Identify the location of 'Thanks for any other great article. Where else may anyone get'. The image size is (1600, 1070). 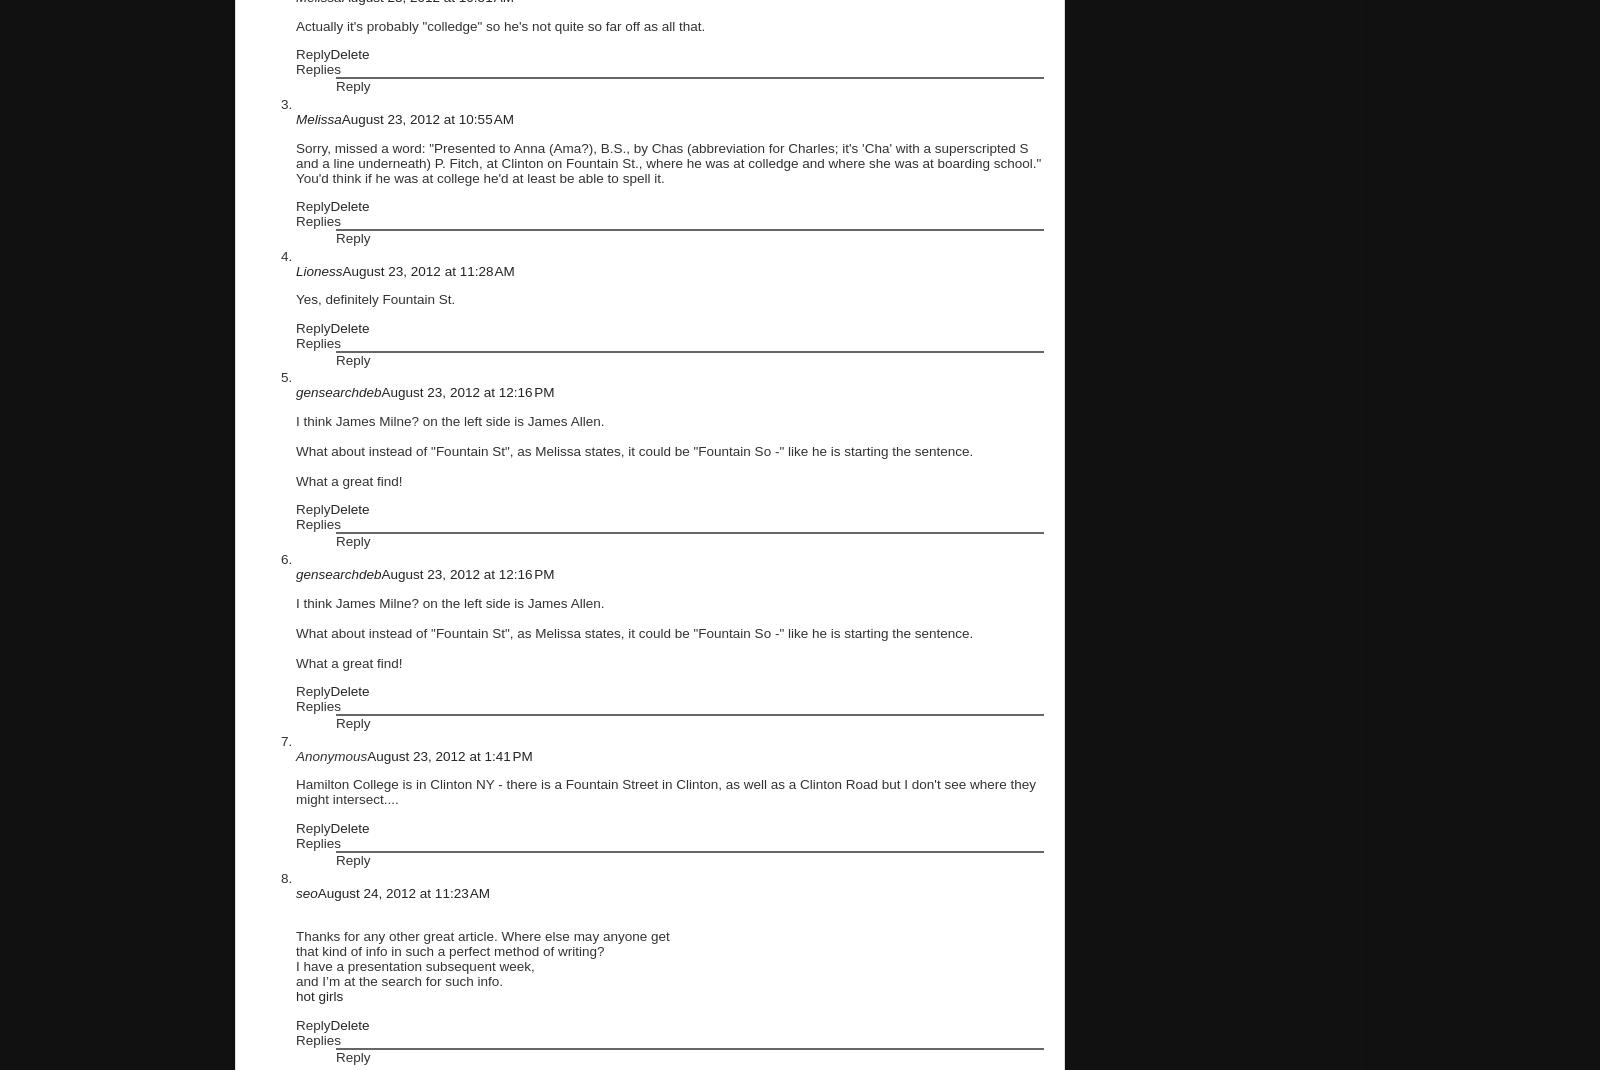
(481, 935).